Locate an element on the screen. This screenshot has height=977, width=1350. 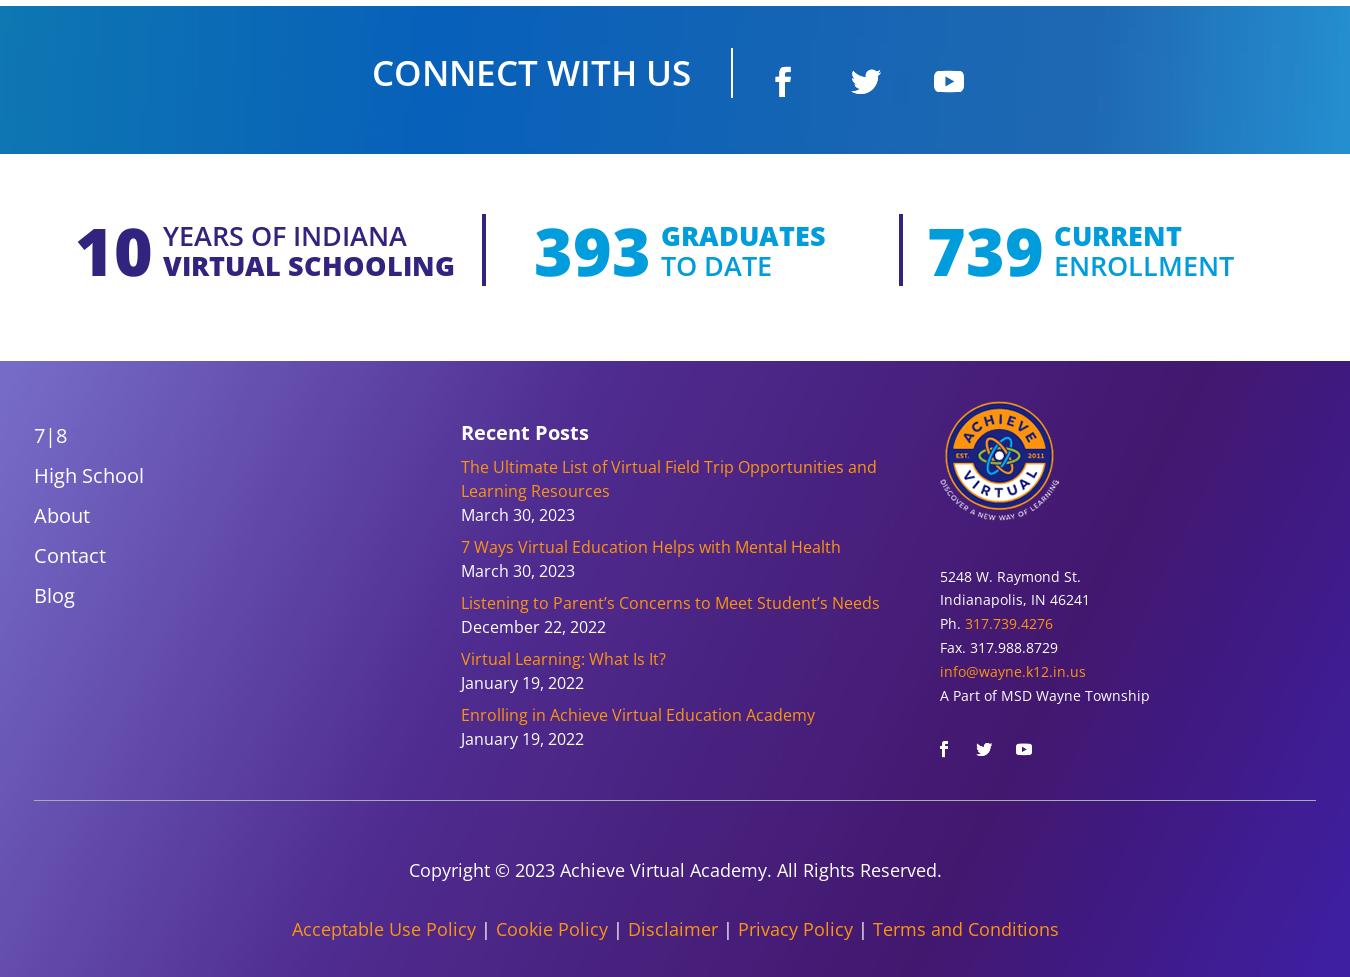
'Cookie Policy' is located at coordinates (549, 926).